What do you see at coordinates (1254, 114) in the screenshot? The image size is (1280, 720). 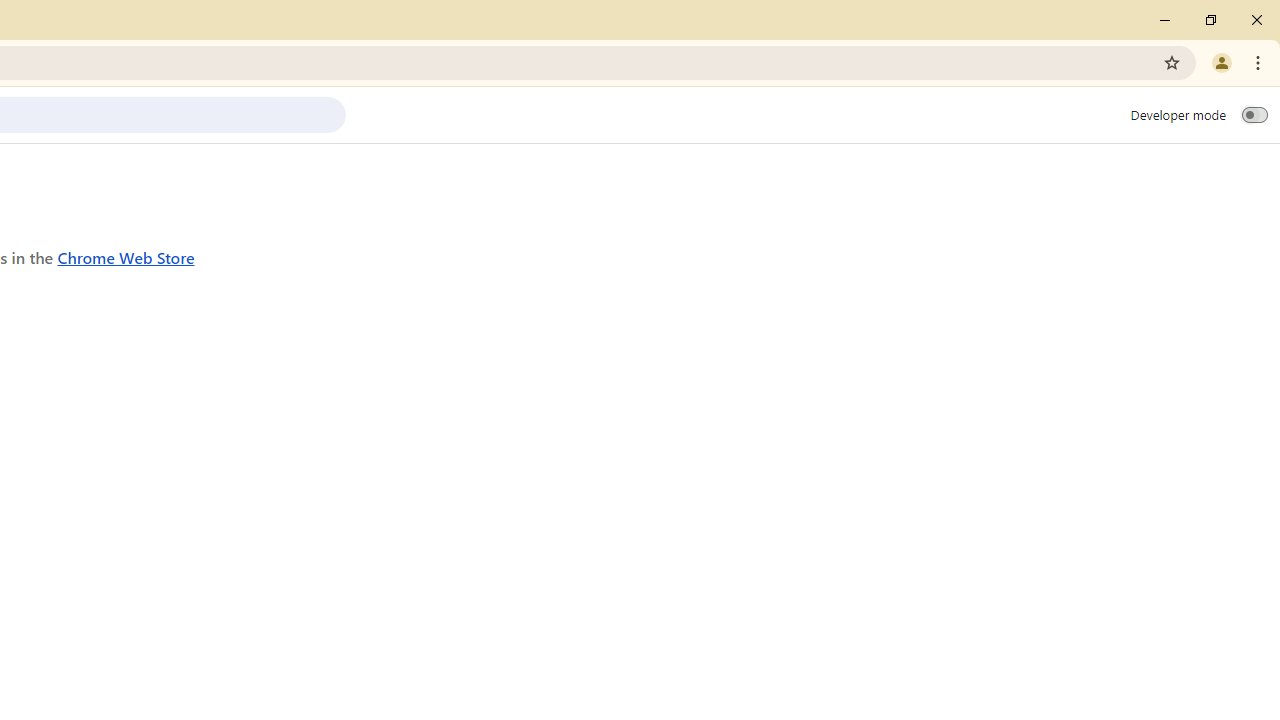 I see `'Developer mode'` at bounding box center [1254, 114].